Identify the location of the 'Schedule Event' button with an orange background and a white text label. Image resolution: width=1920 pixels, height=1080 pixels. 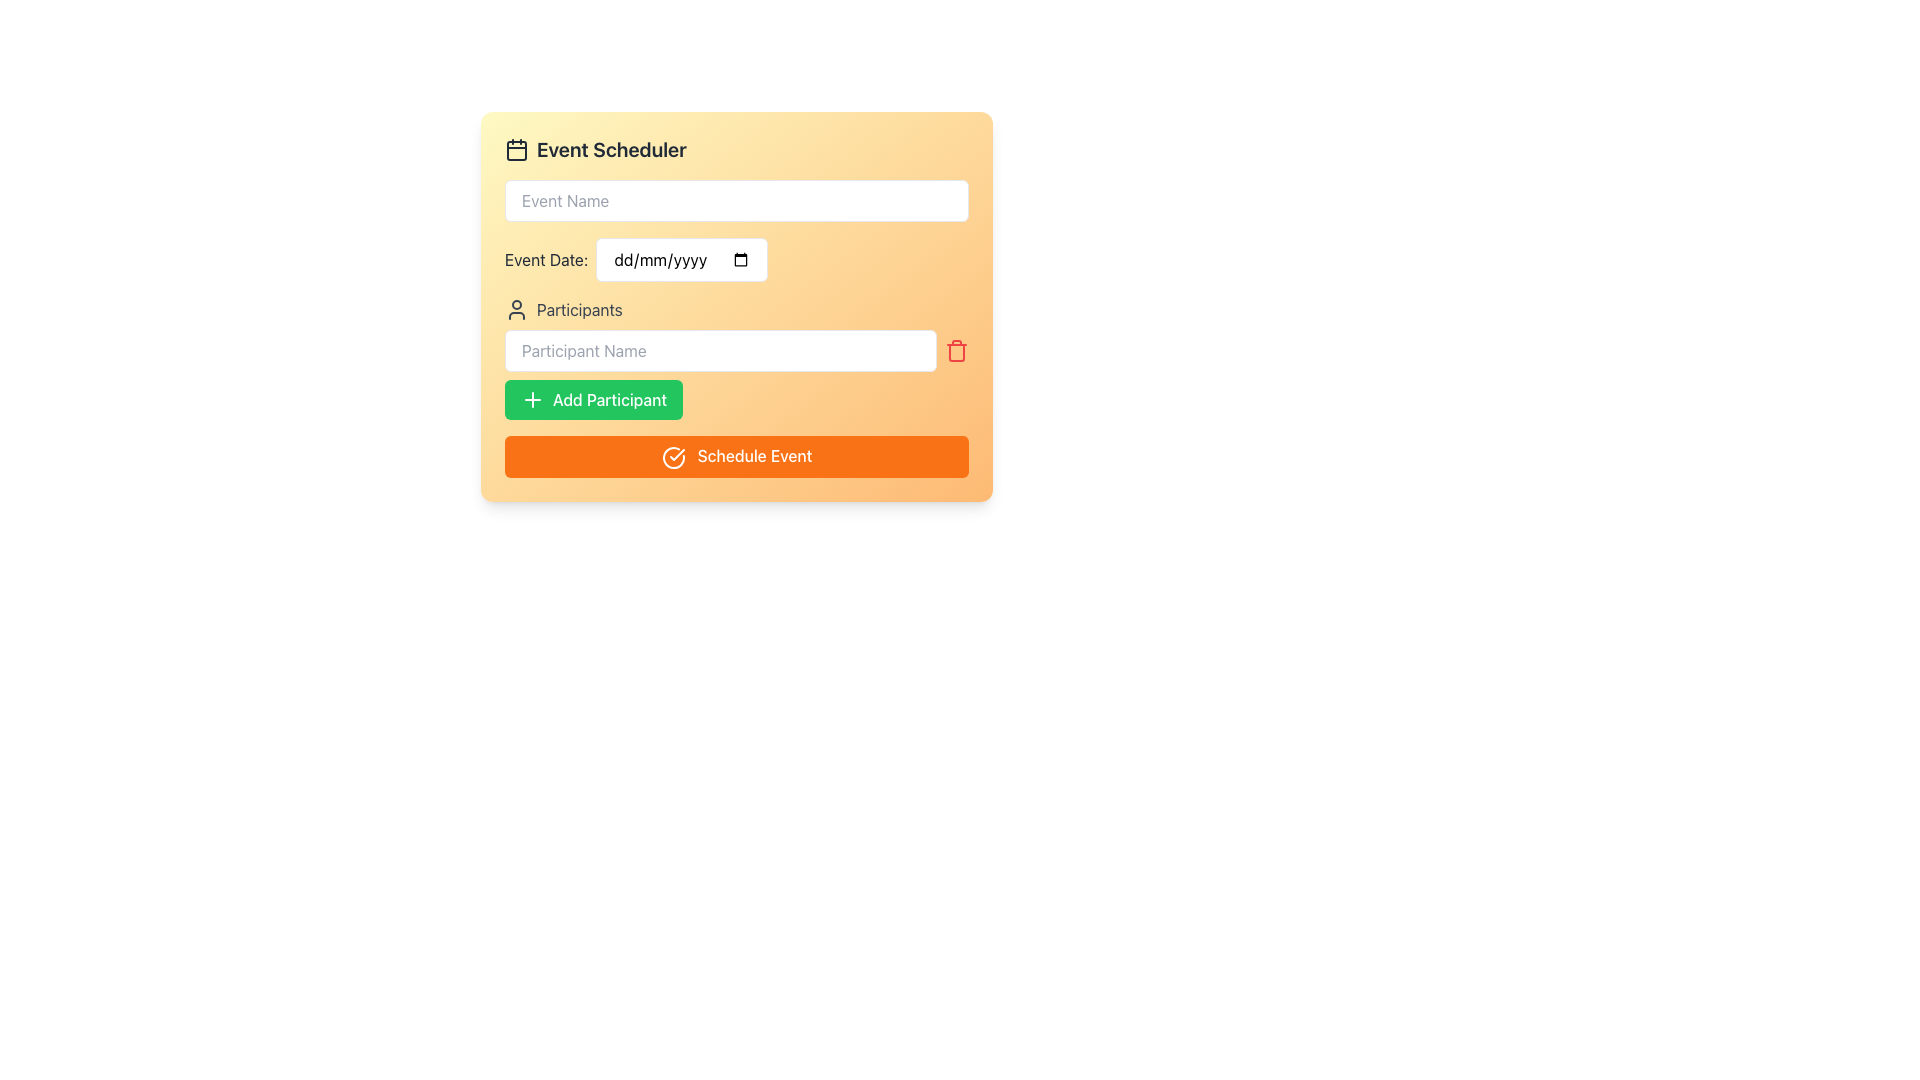
(736, 455).